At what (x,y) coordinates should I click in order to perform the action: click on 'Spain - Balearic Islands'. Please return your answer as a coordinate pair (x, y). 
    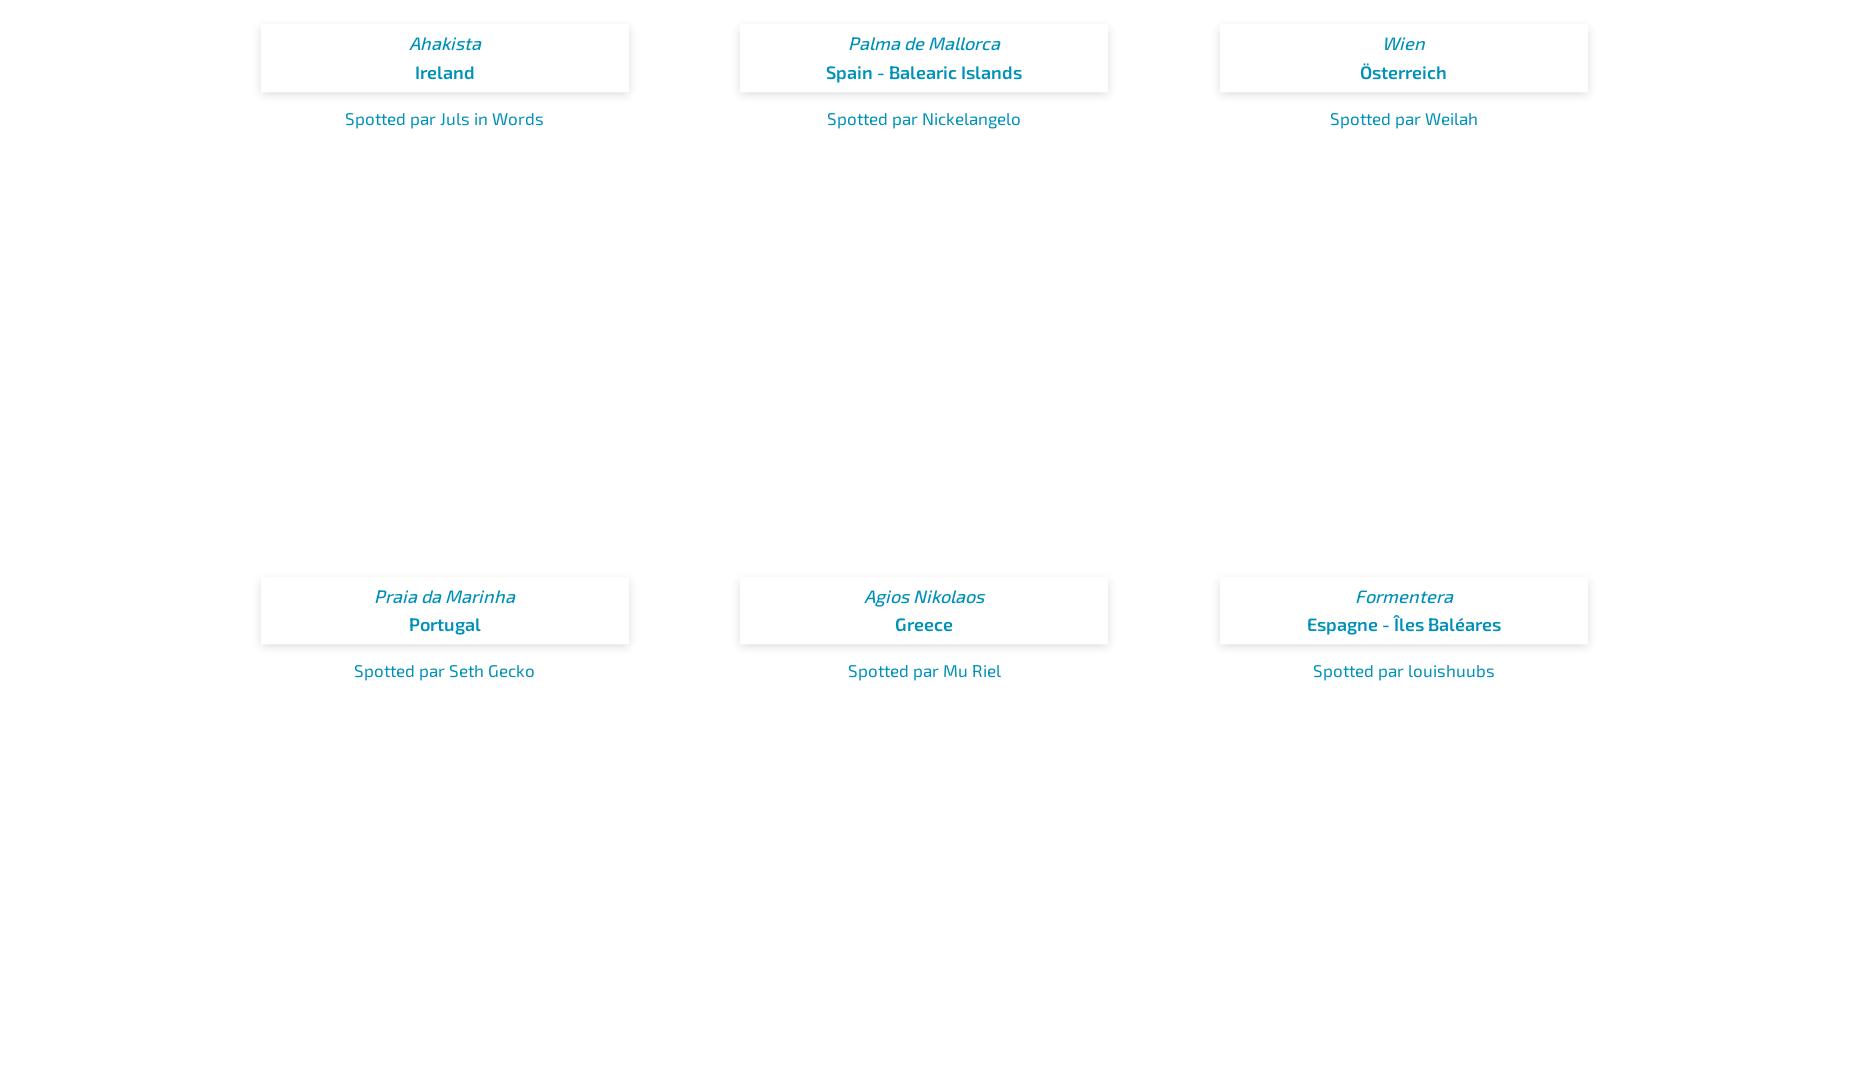
    Looking at the image, I should click on (924, 71).